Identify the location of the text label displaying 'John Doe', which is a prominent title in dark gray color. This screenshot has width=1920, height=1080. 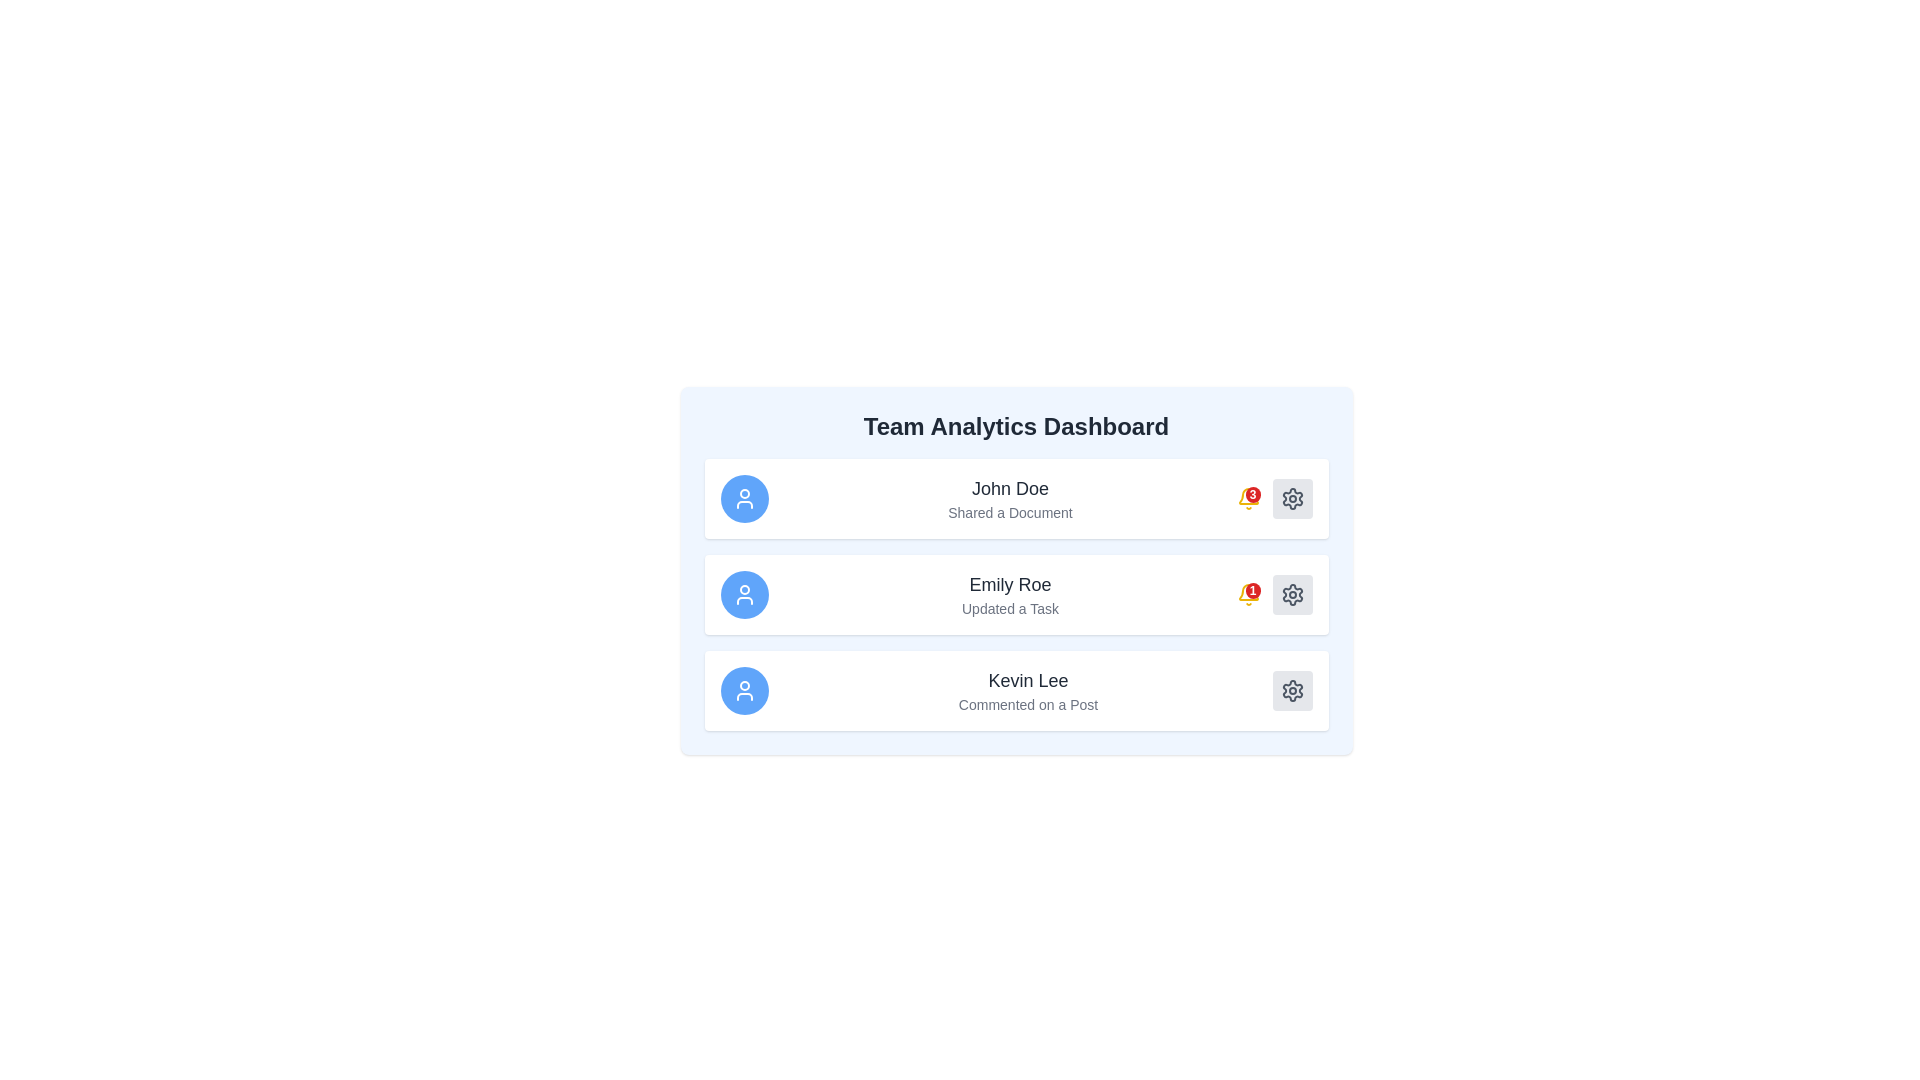
(1010, 489).